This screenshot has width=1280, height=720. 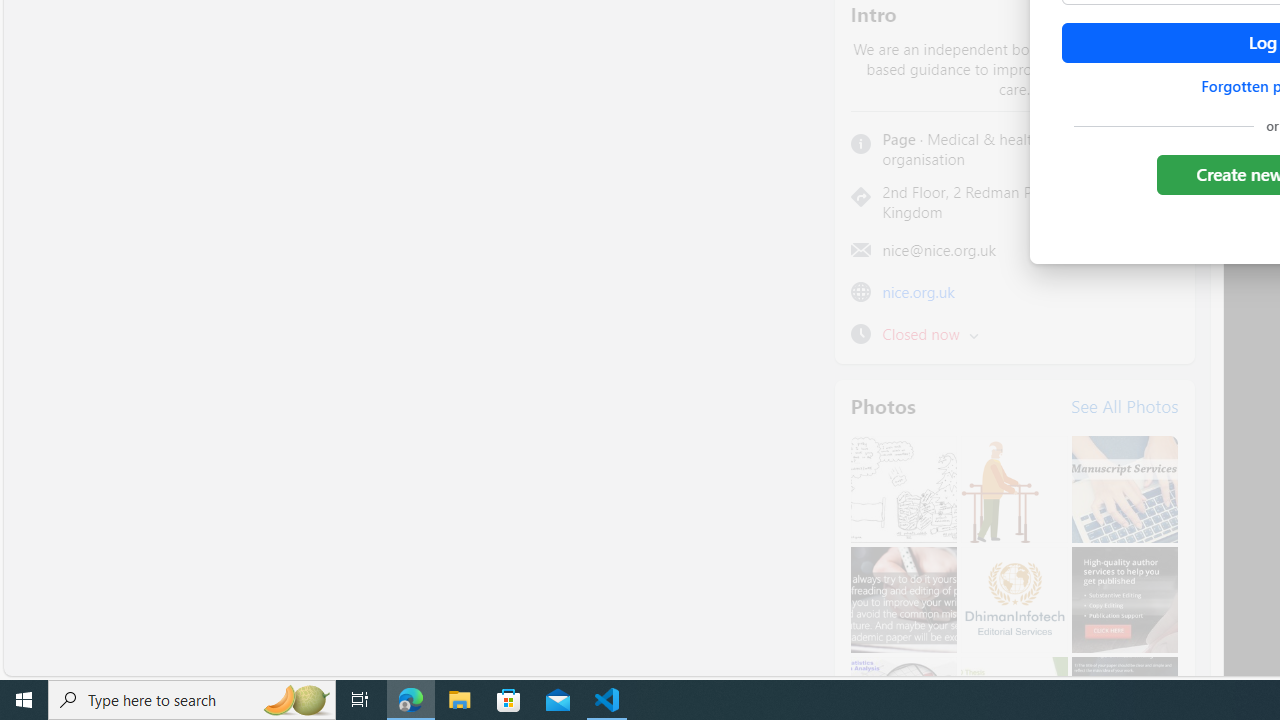 What do you see at coordinates (509, 698) in the screenshot?
I see `'Microsoft Store'` at bounding box center [509, 698].